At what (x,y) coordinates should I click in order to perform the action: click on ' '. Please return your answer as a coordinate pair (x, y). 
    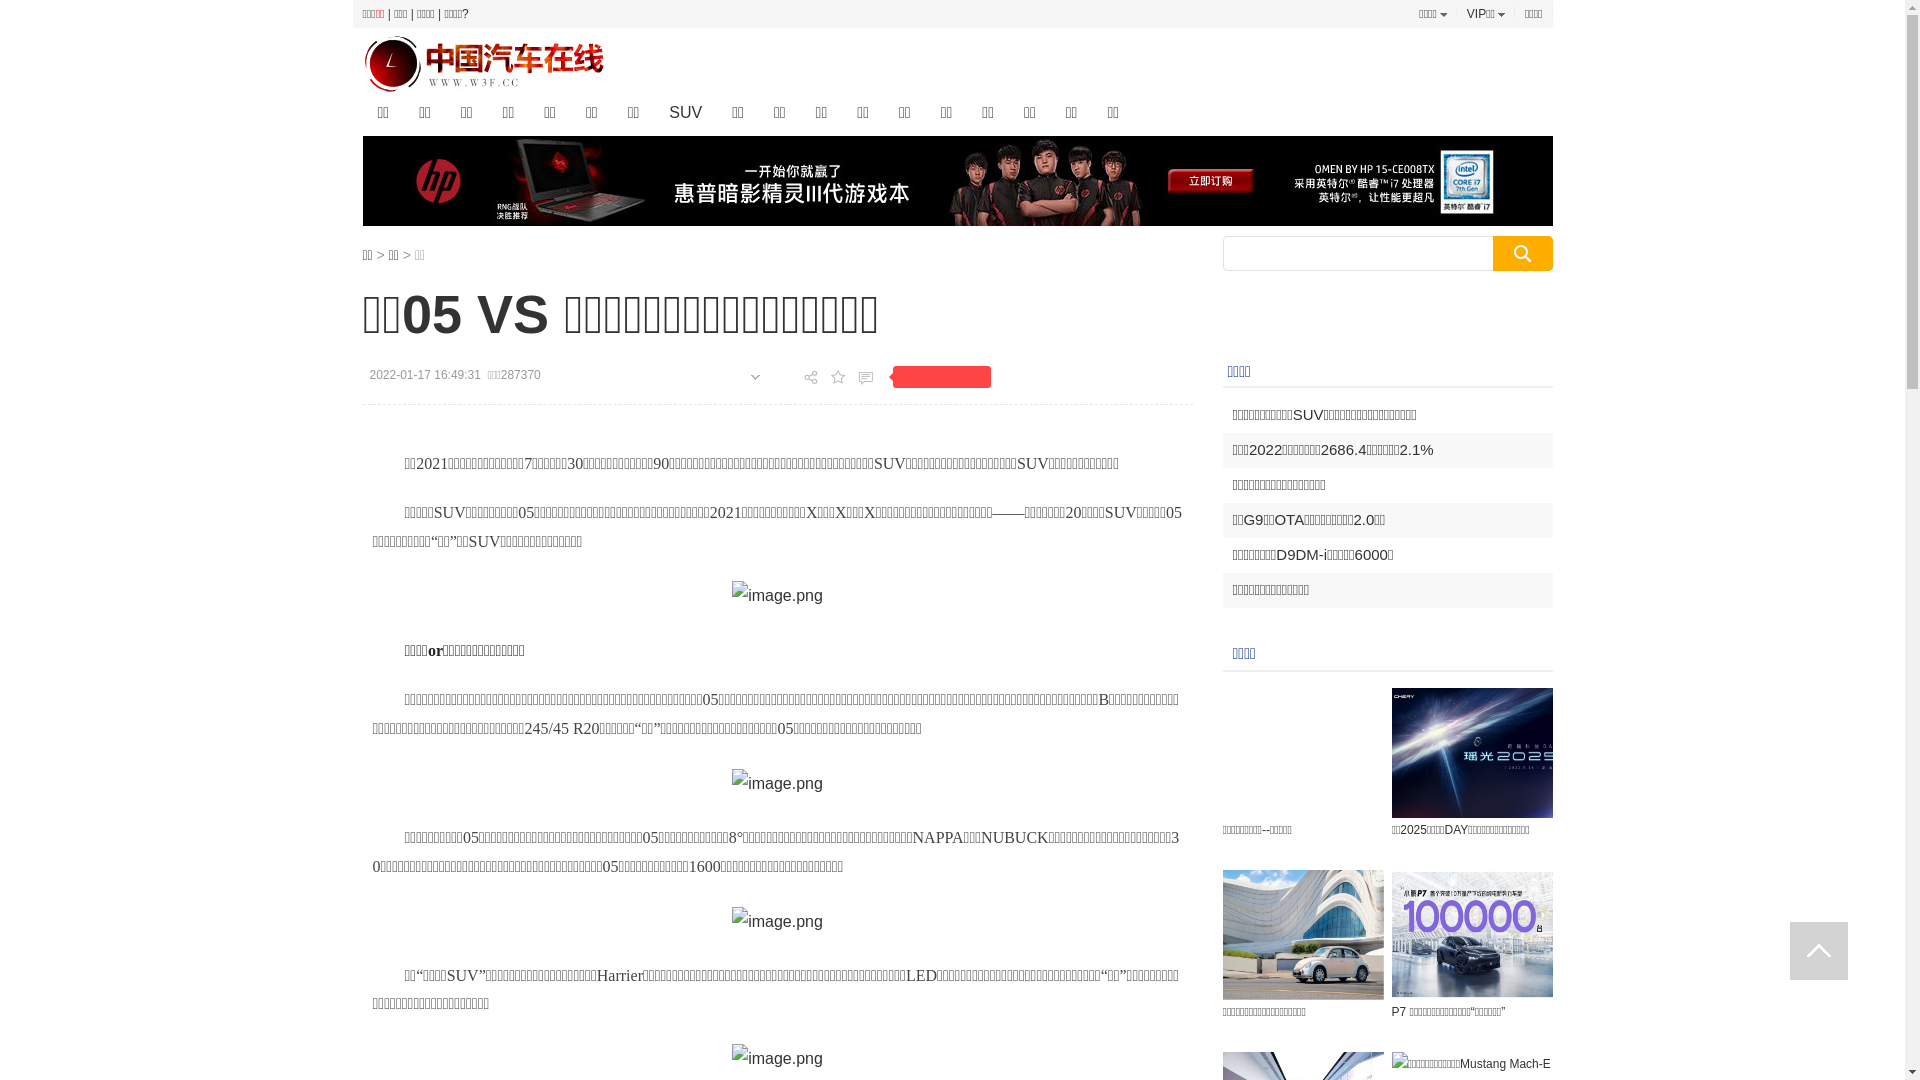
    Looking at the image, I should click on (1819, 950).